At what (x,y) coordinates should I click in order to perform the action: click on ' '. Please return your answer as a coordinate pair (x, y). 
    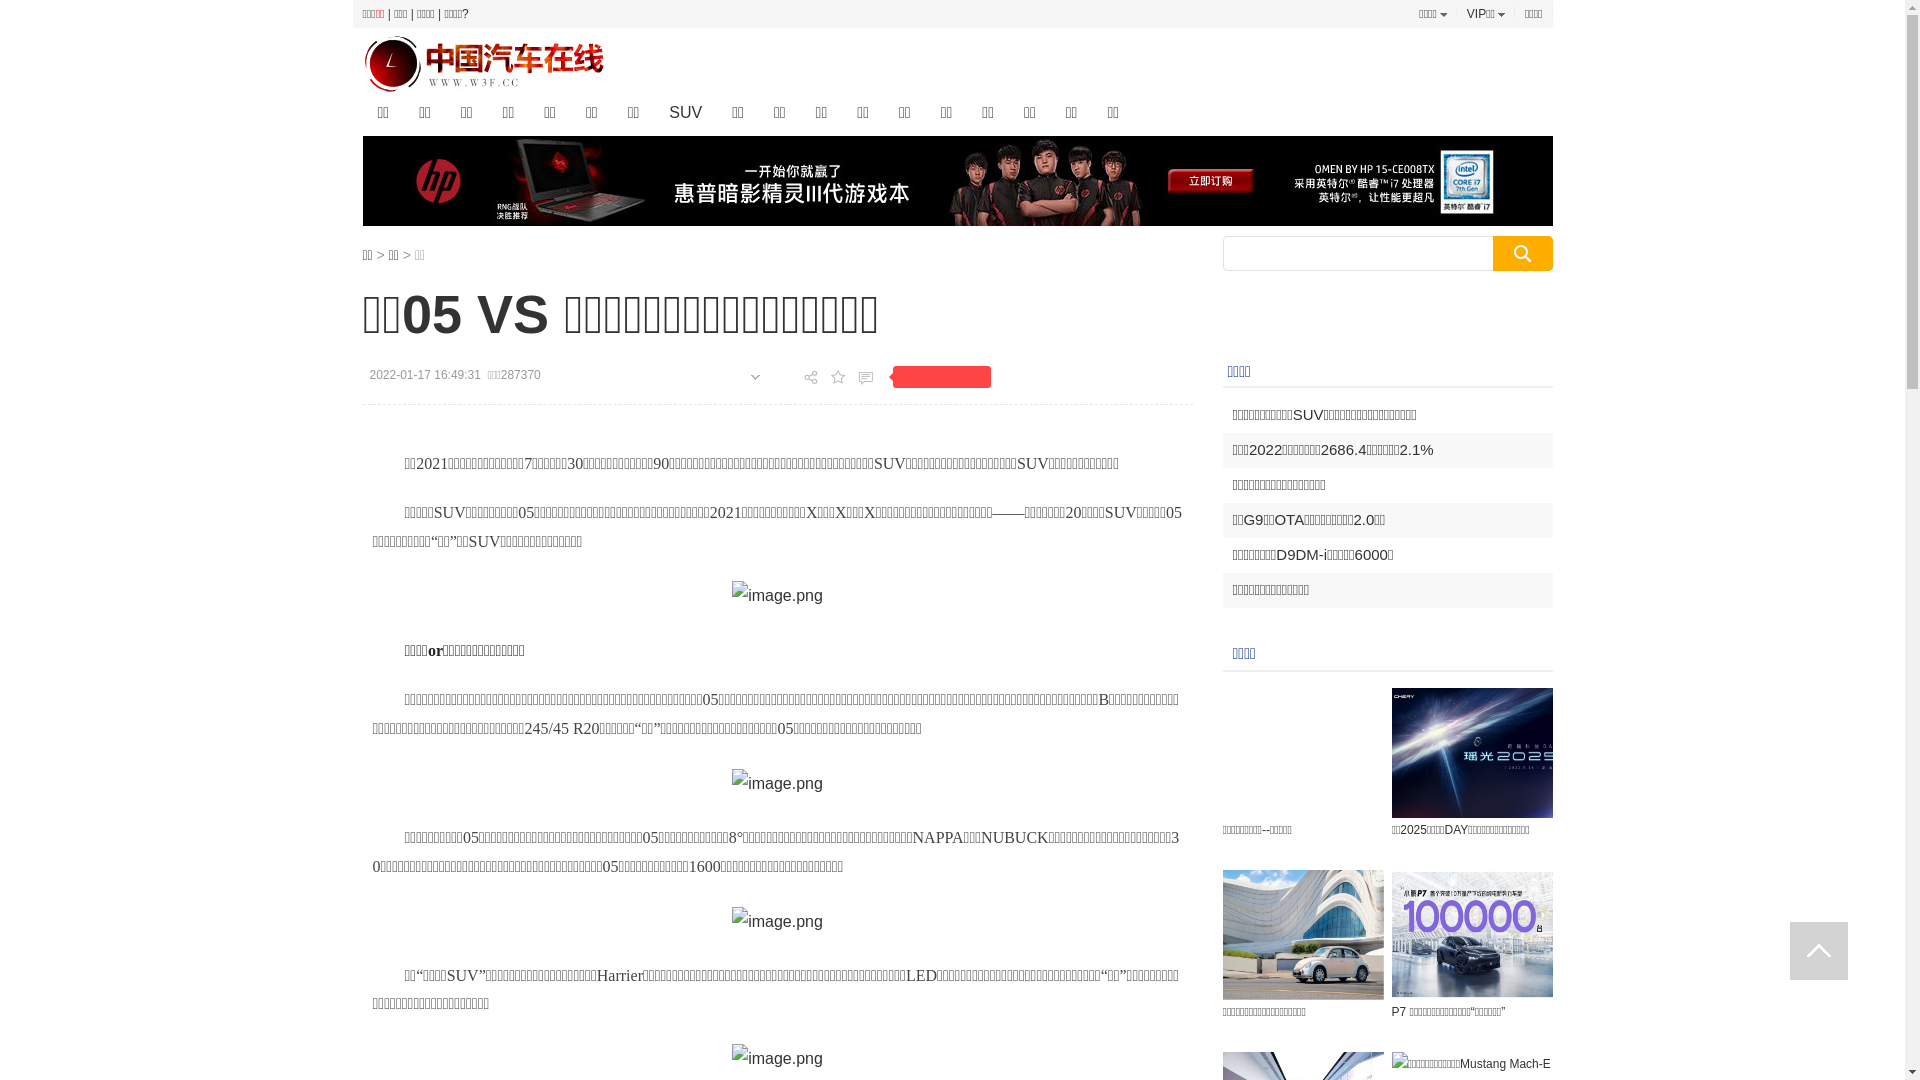
    Looking at the image, I should click on (1819, 950).